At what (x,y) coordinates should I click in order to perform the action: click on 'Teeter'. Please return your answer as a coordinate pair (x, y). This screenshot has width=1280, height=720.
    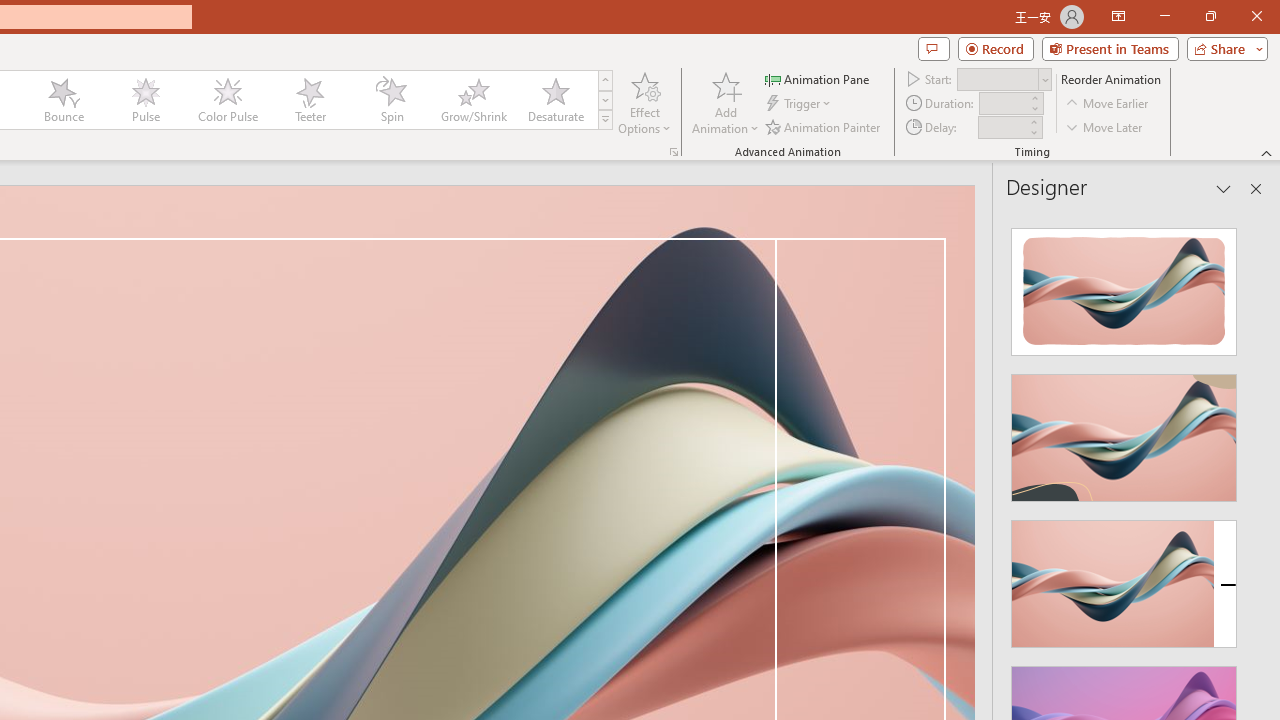
    Looking at the image, I should click on (308, 100).